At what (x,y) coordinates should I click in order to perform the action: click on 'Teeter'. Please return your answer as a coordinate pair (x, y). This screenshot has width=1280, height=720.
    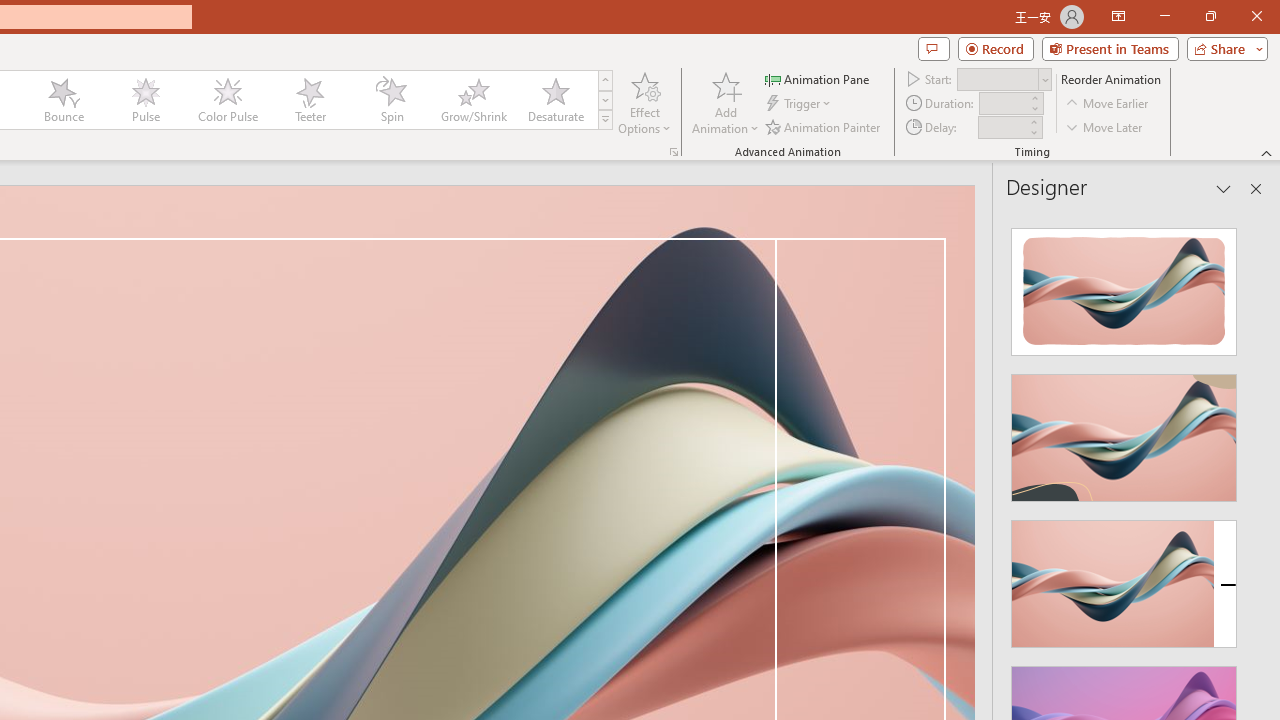
    Looking at the image, I should click on (308, 100).